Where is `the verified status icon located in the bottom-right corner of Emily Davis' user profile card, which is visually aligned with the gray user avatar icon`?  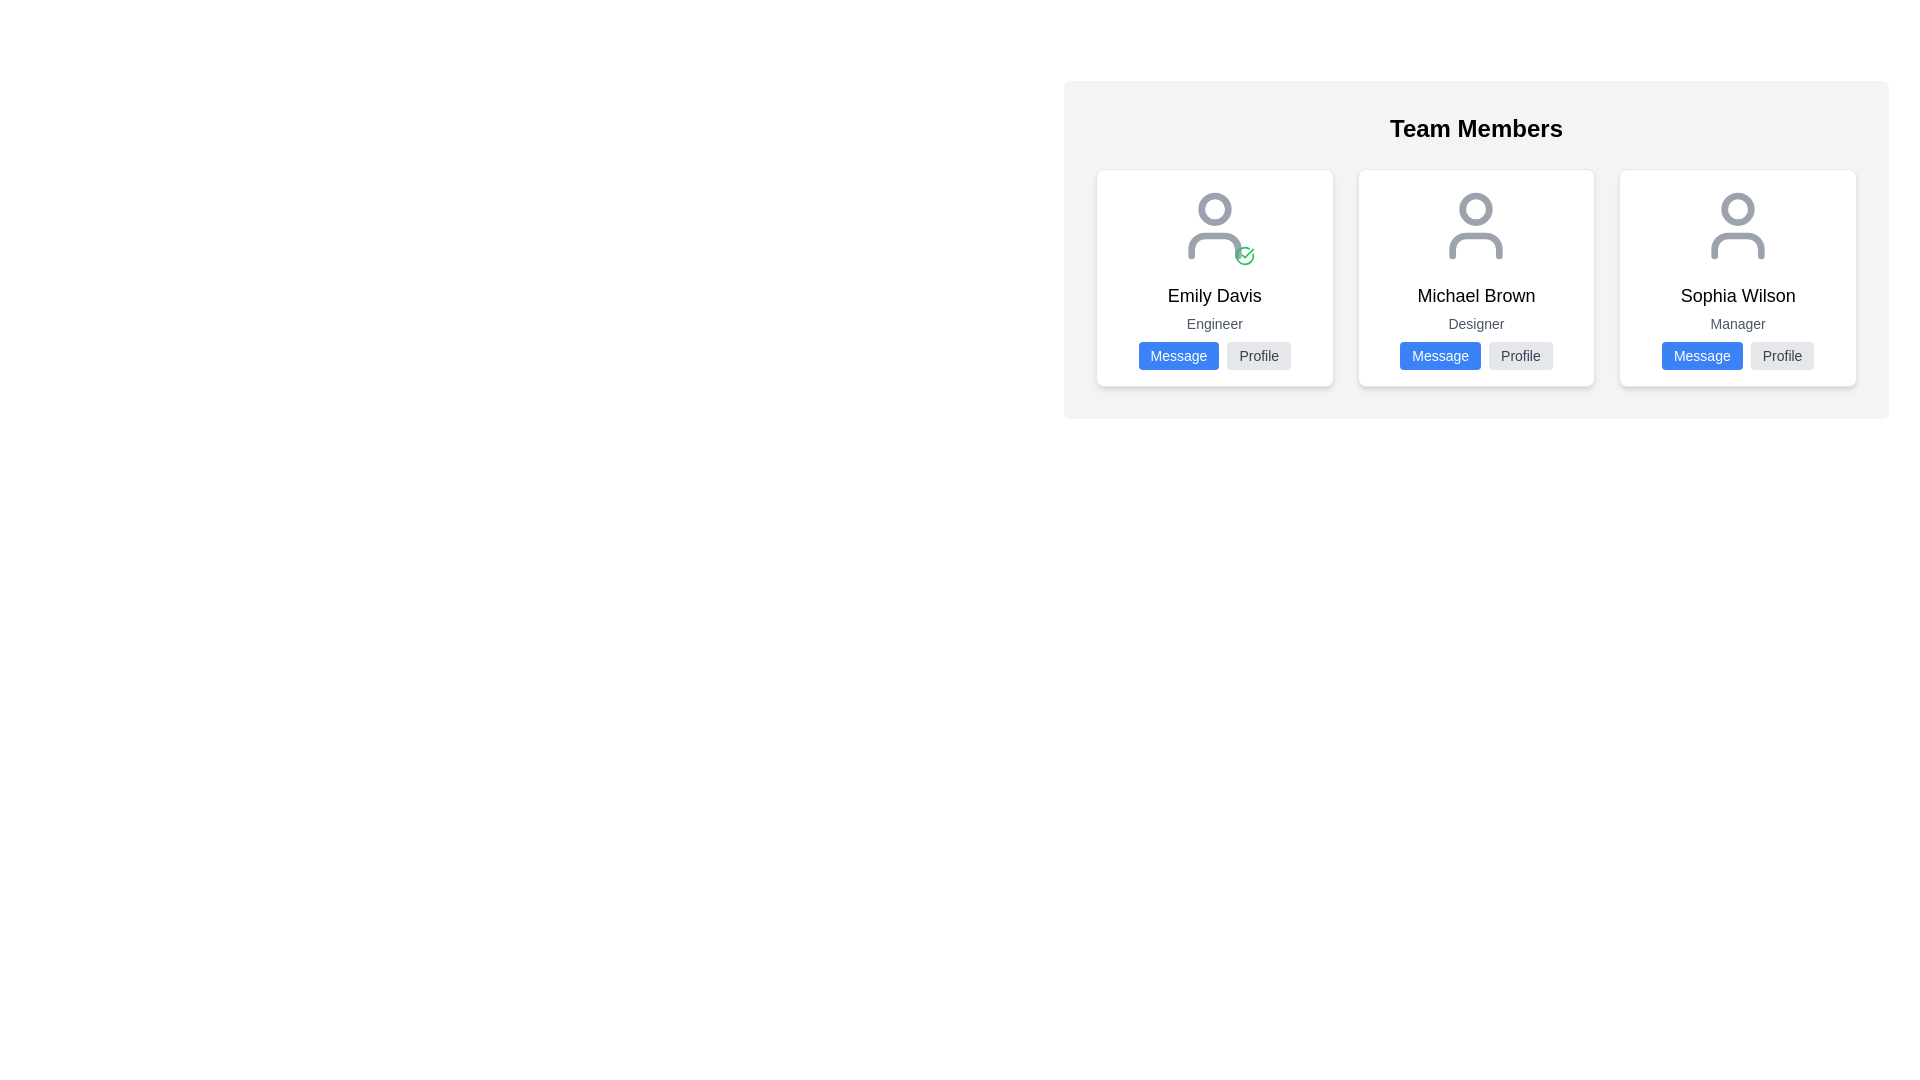 the verified status icon located in the bottom-right corner of Emily Davis' user profile card, which is visually aligned with the gray user avatar icon is located at coordinates (1243, 254).